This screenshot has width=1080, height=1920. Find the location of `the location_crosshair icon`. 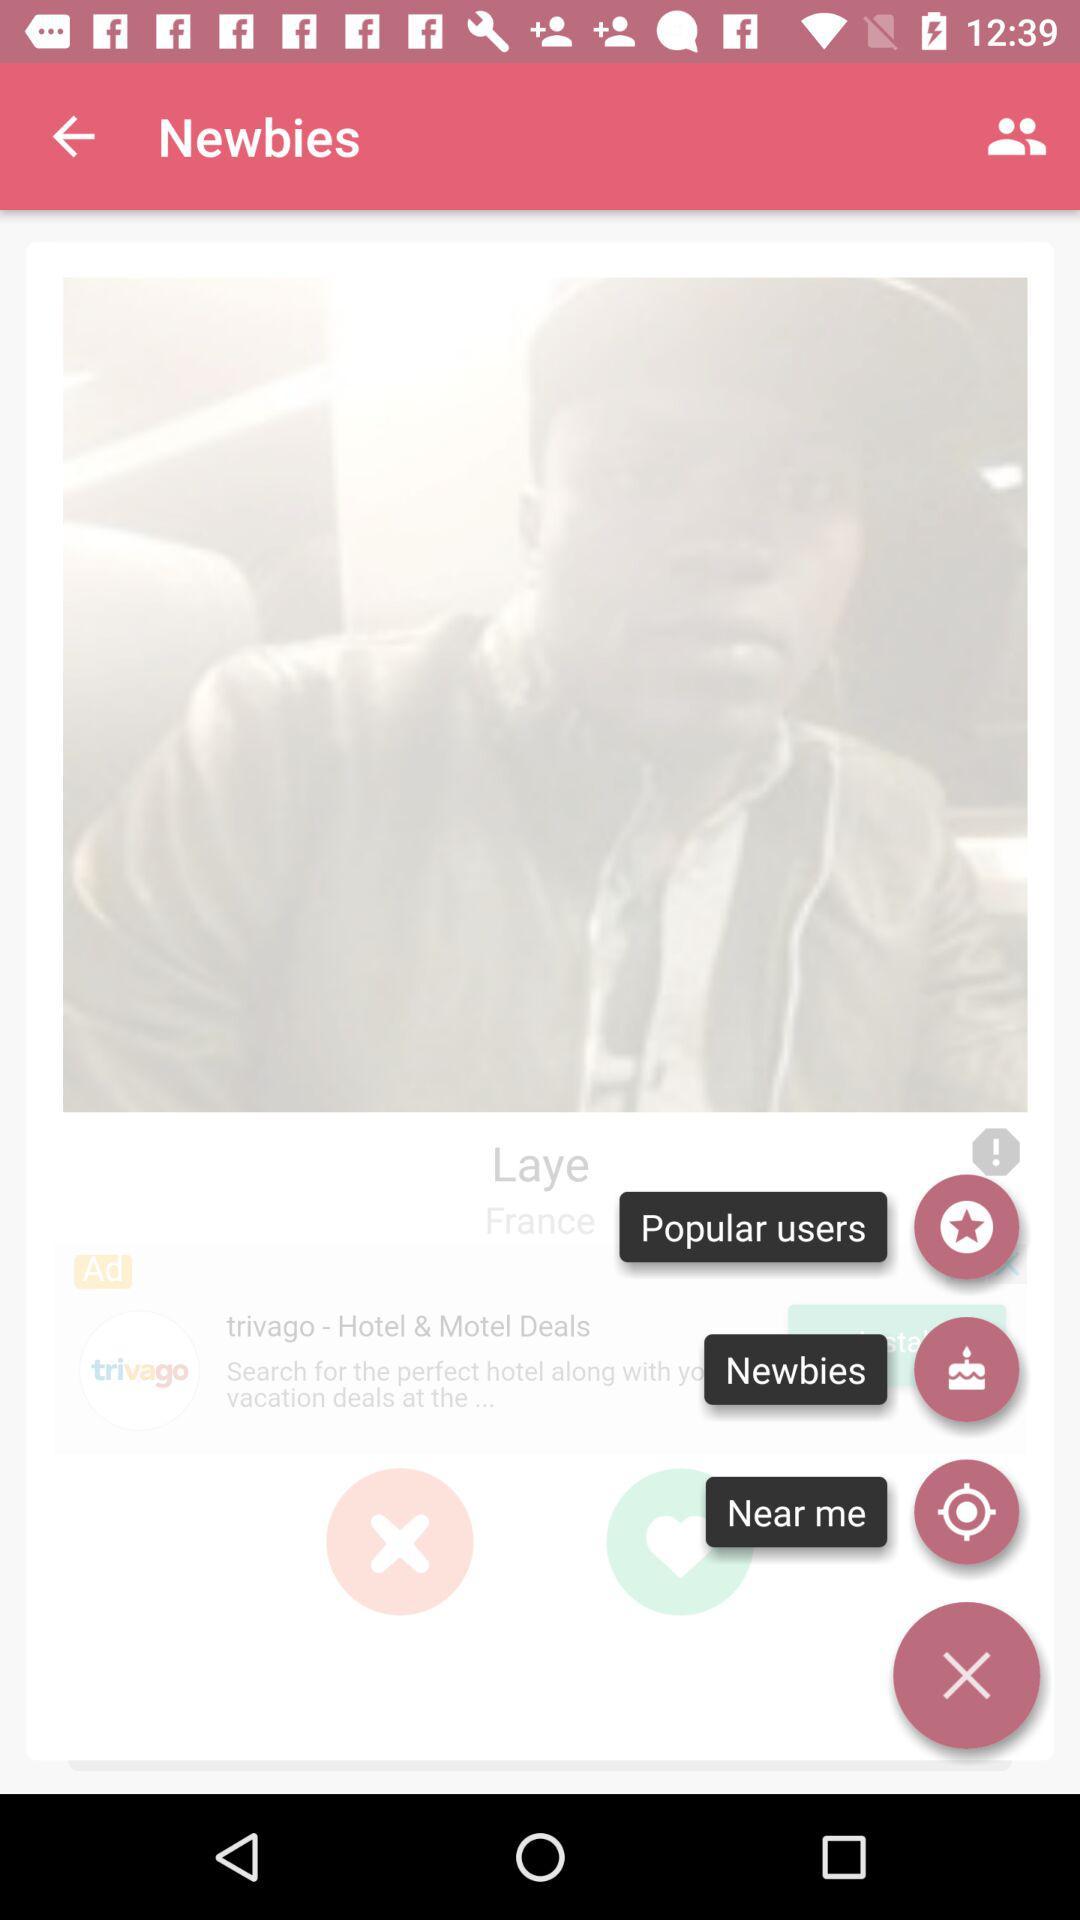

the location_crosshair icon is located at coordinates (965, 1512).